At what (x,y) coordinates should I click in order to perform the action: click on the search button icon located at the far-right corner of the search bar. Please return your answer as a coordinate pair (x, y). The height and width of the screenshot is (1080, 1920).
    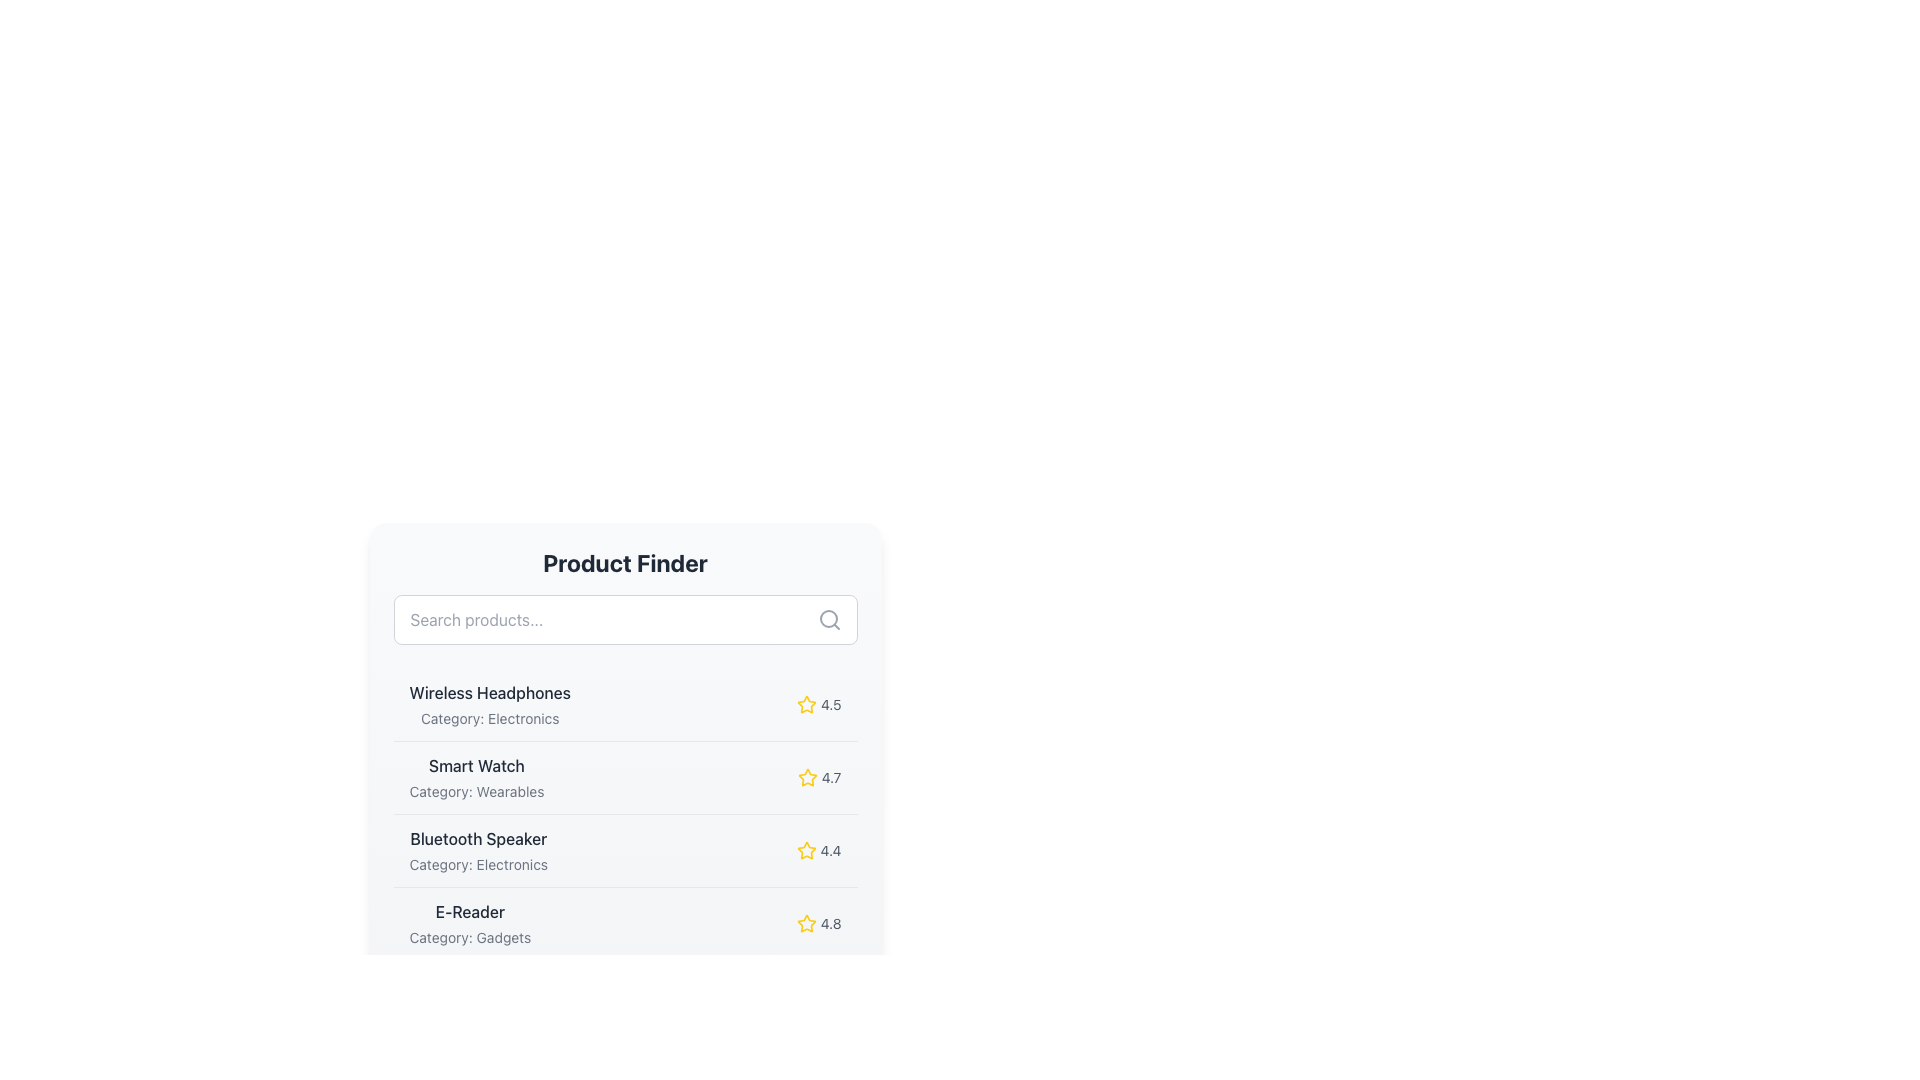
    Looking at the image, I should click on (829, 619).